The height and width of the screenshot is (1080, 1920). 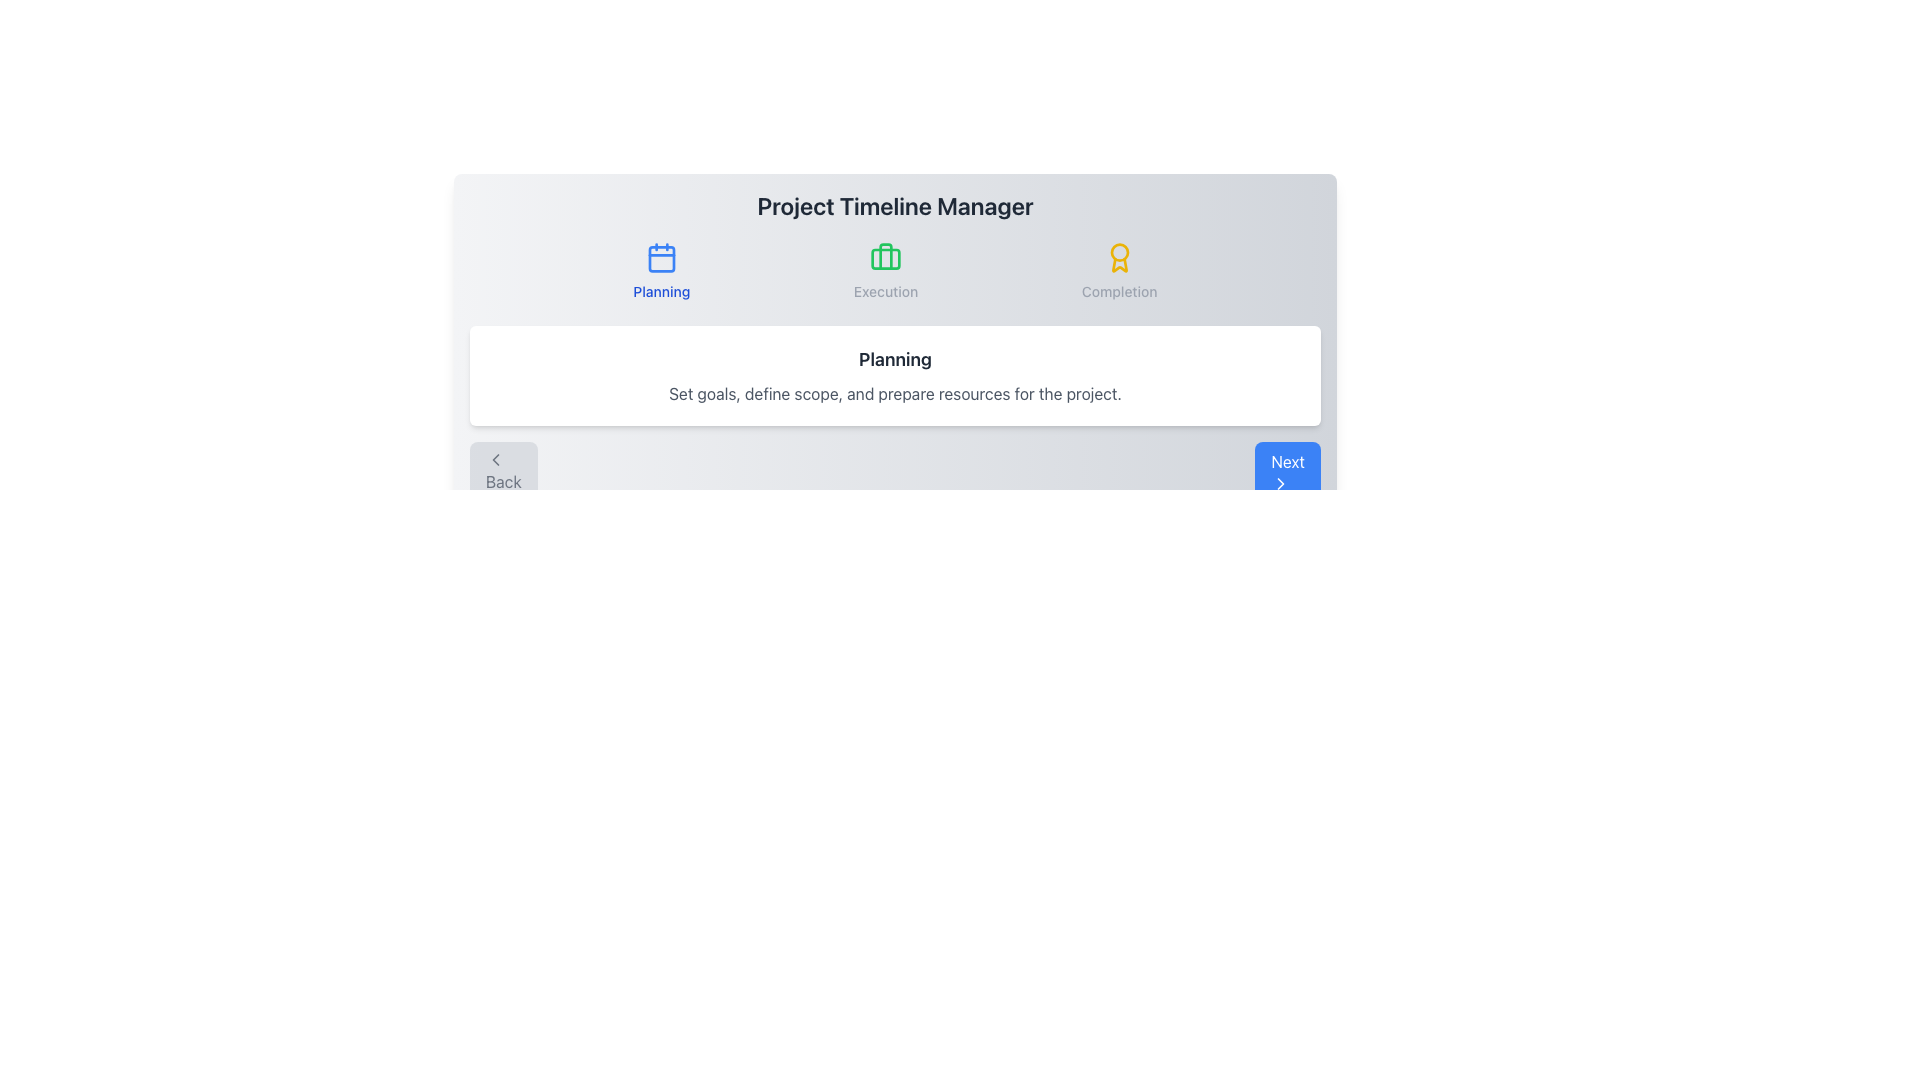 What do you see at coordinates (894, 272) in the screenshot?
I see `the group of labeled icons in the Project Timeline Manager` at bounding box center [894, 272].